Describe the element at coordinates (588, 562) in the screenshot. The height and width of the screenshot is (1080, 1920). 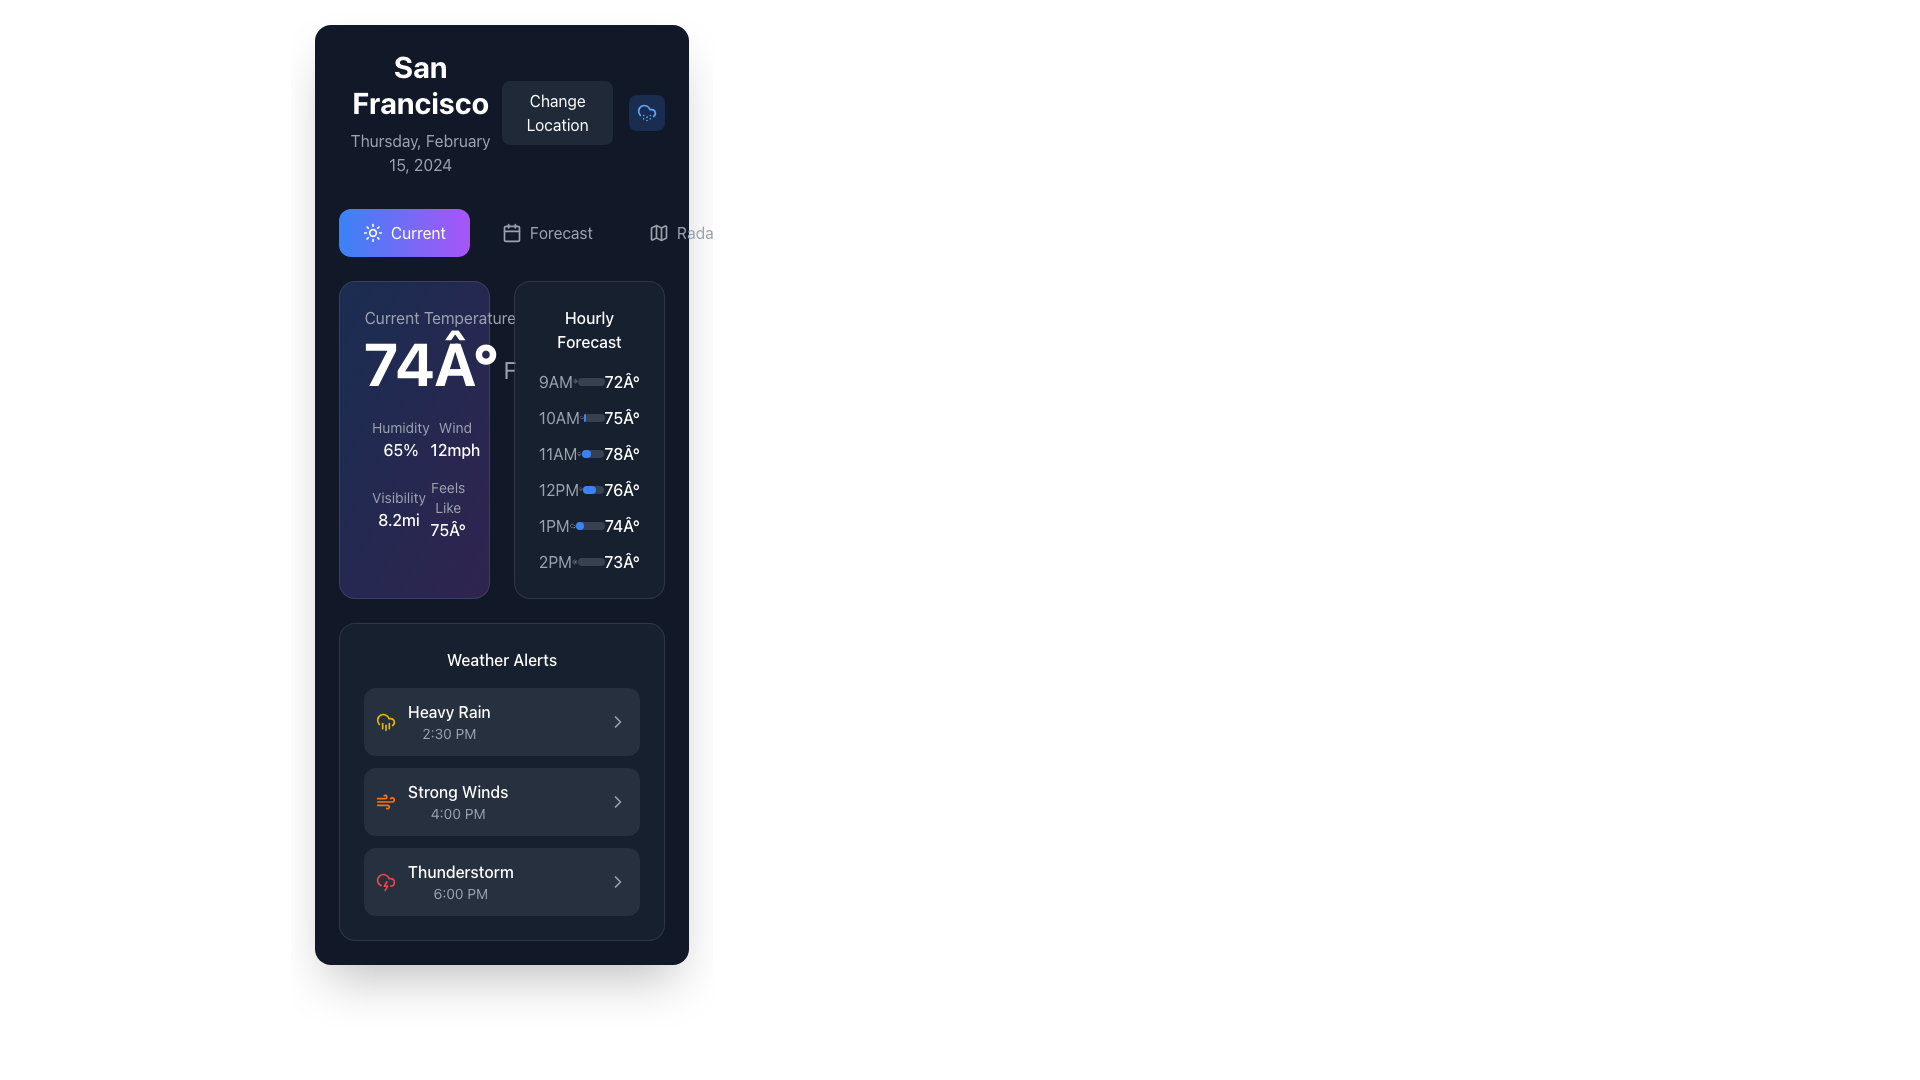
I see `the Weather forecast row indicating the forecast for 2 PM, which includes sun conditions and predicted temperature, positioned between the '1PM 74°' entry and subsequent content` at that location.